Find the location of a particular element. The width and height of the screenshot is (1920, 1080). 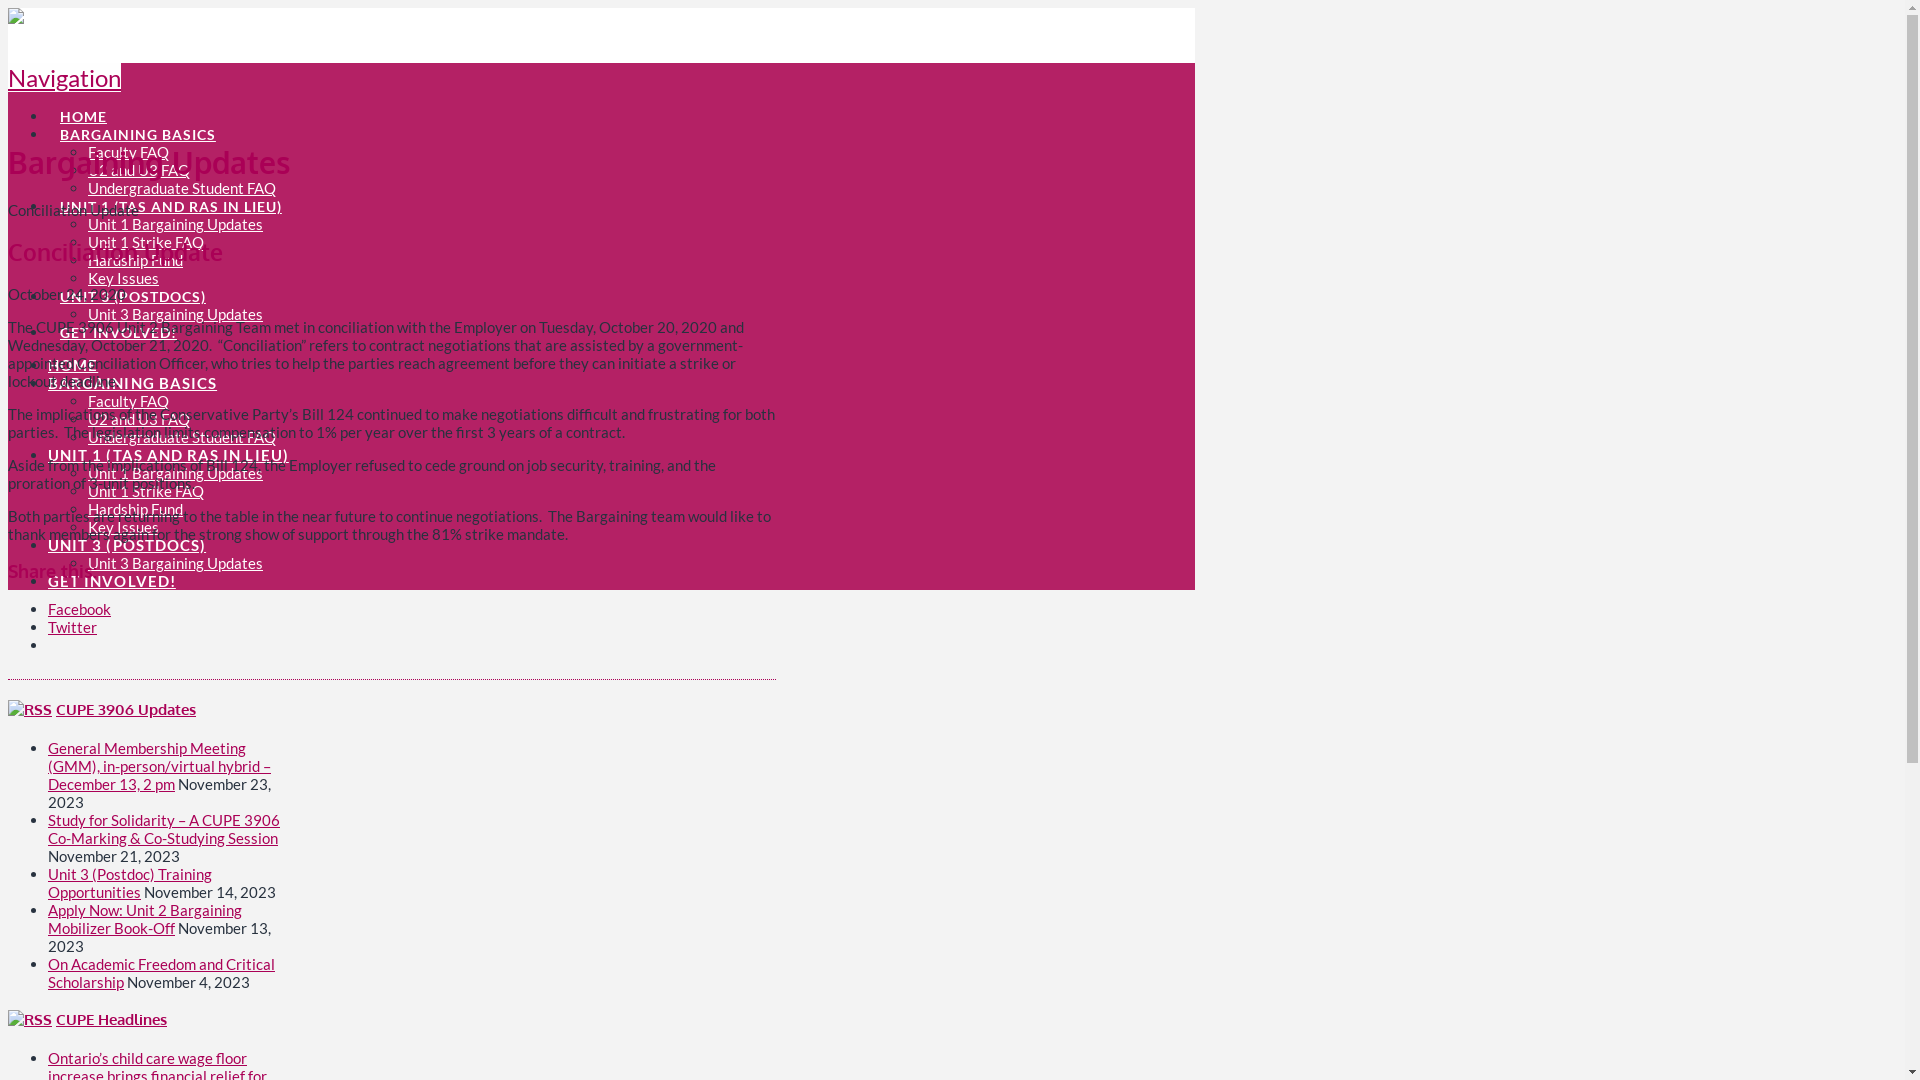

'Navigation' is located at coordinates (64, 76).